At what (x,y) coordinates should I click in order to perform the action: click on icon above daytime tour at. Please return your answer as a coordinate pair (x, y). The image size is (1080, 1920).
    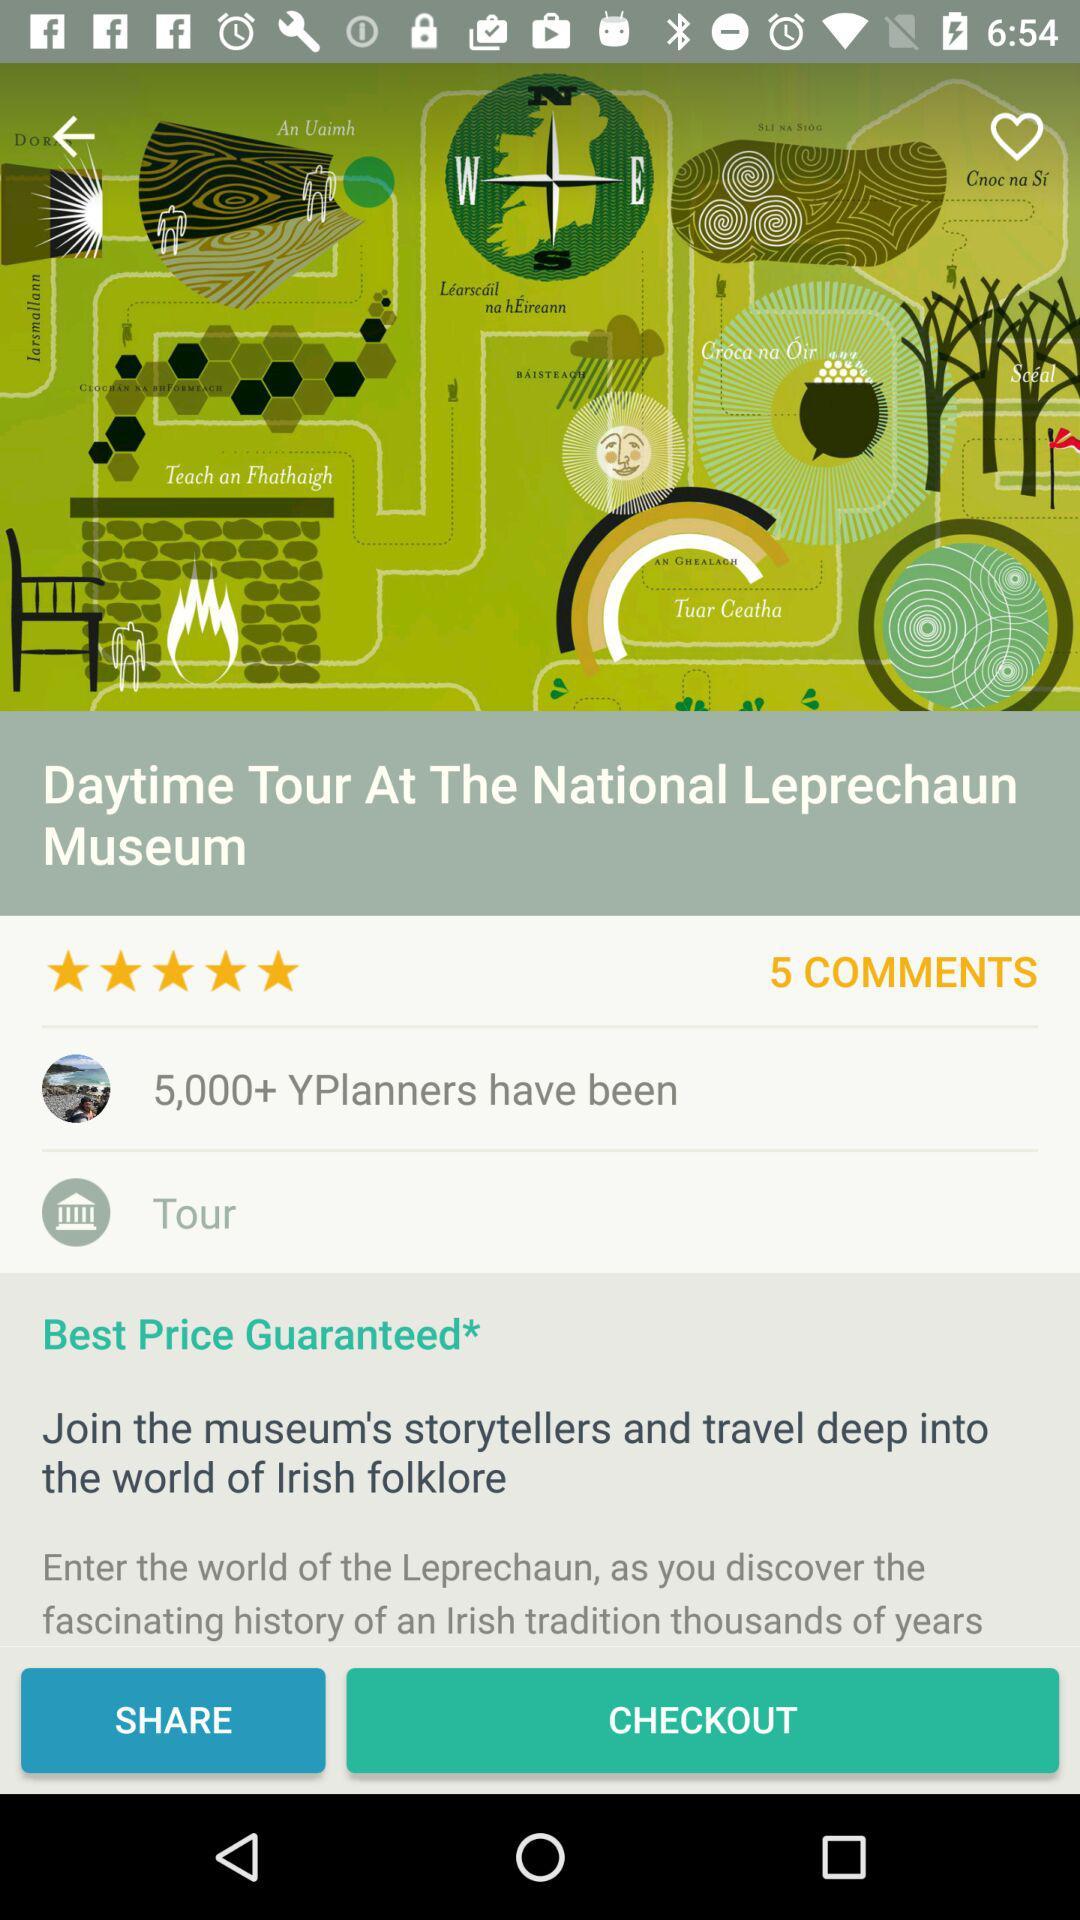
    Looking at the image, I should click on (540, 387).